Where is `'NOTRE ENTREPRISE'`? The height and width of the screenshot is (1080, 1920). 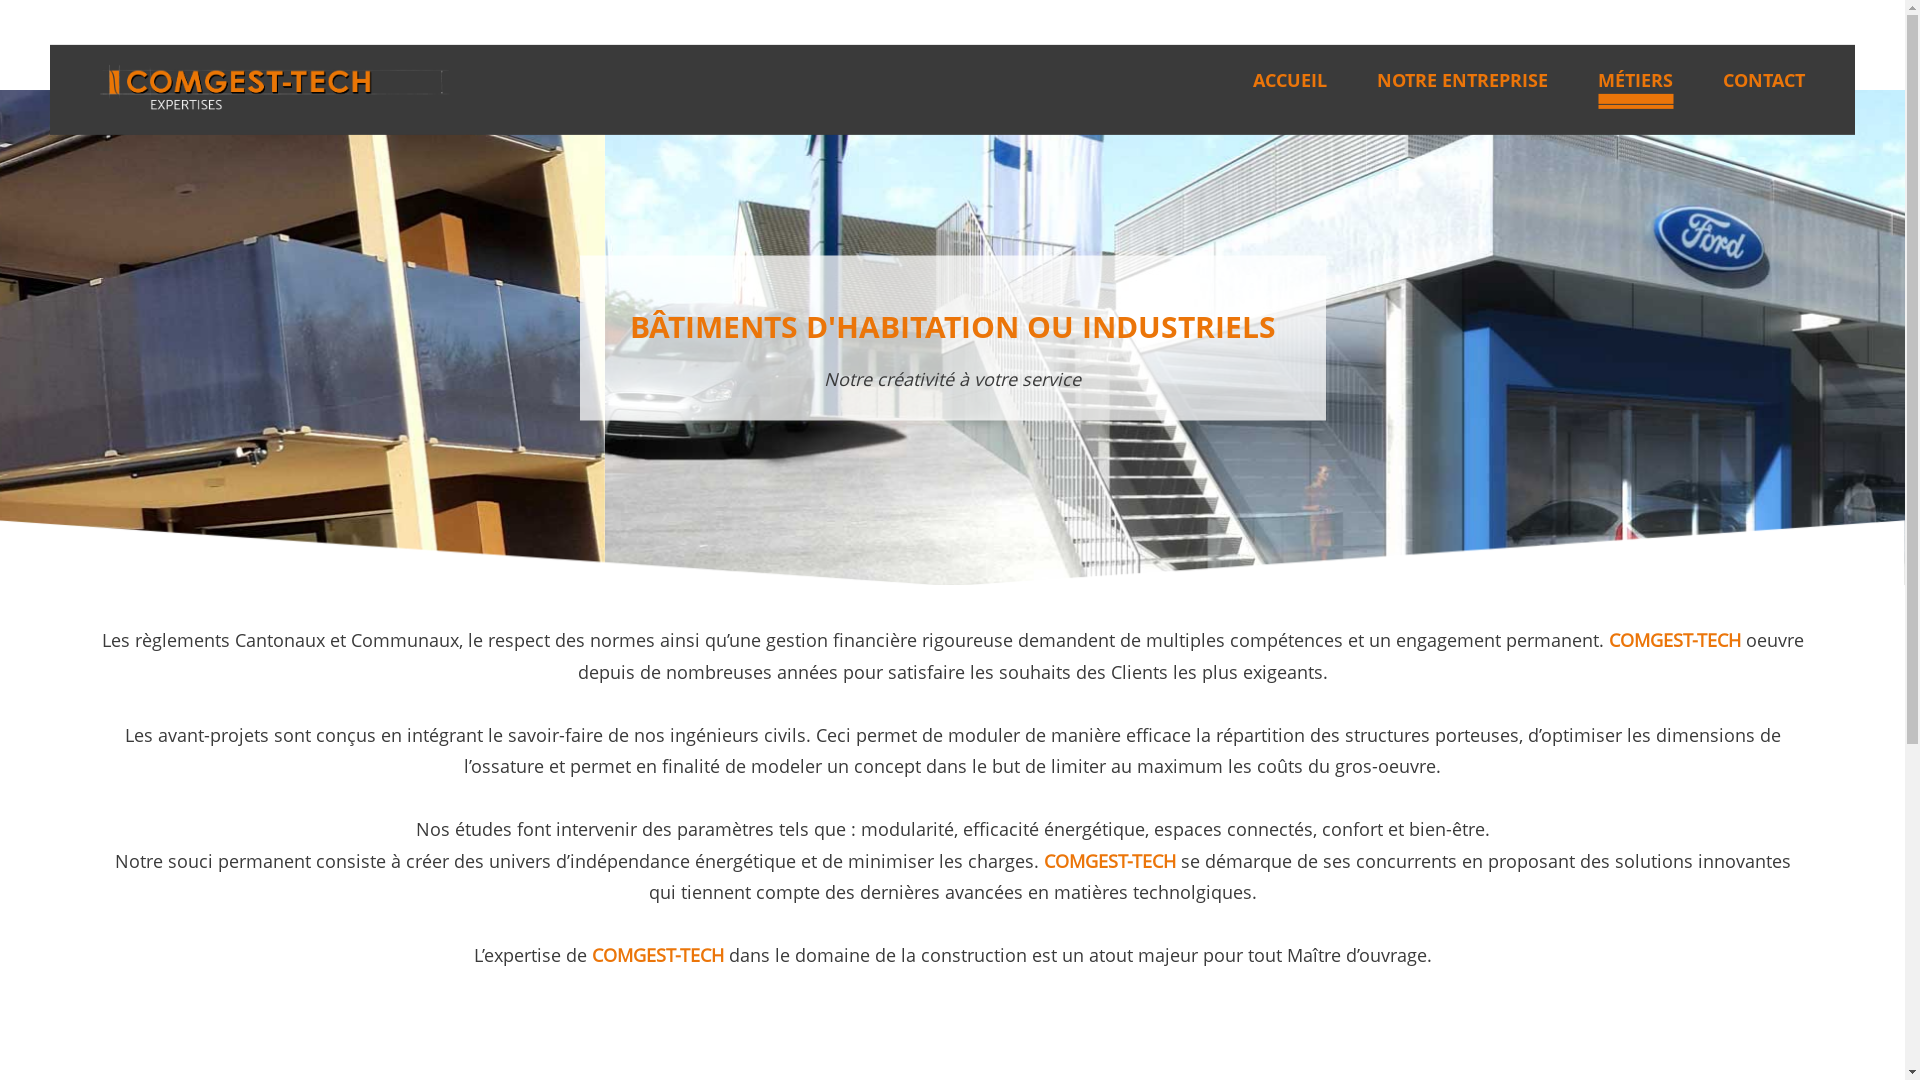 'NOTRE ENTREPRISE' is located at coordinates (1462, 79).